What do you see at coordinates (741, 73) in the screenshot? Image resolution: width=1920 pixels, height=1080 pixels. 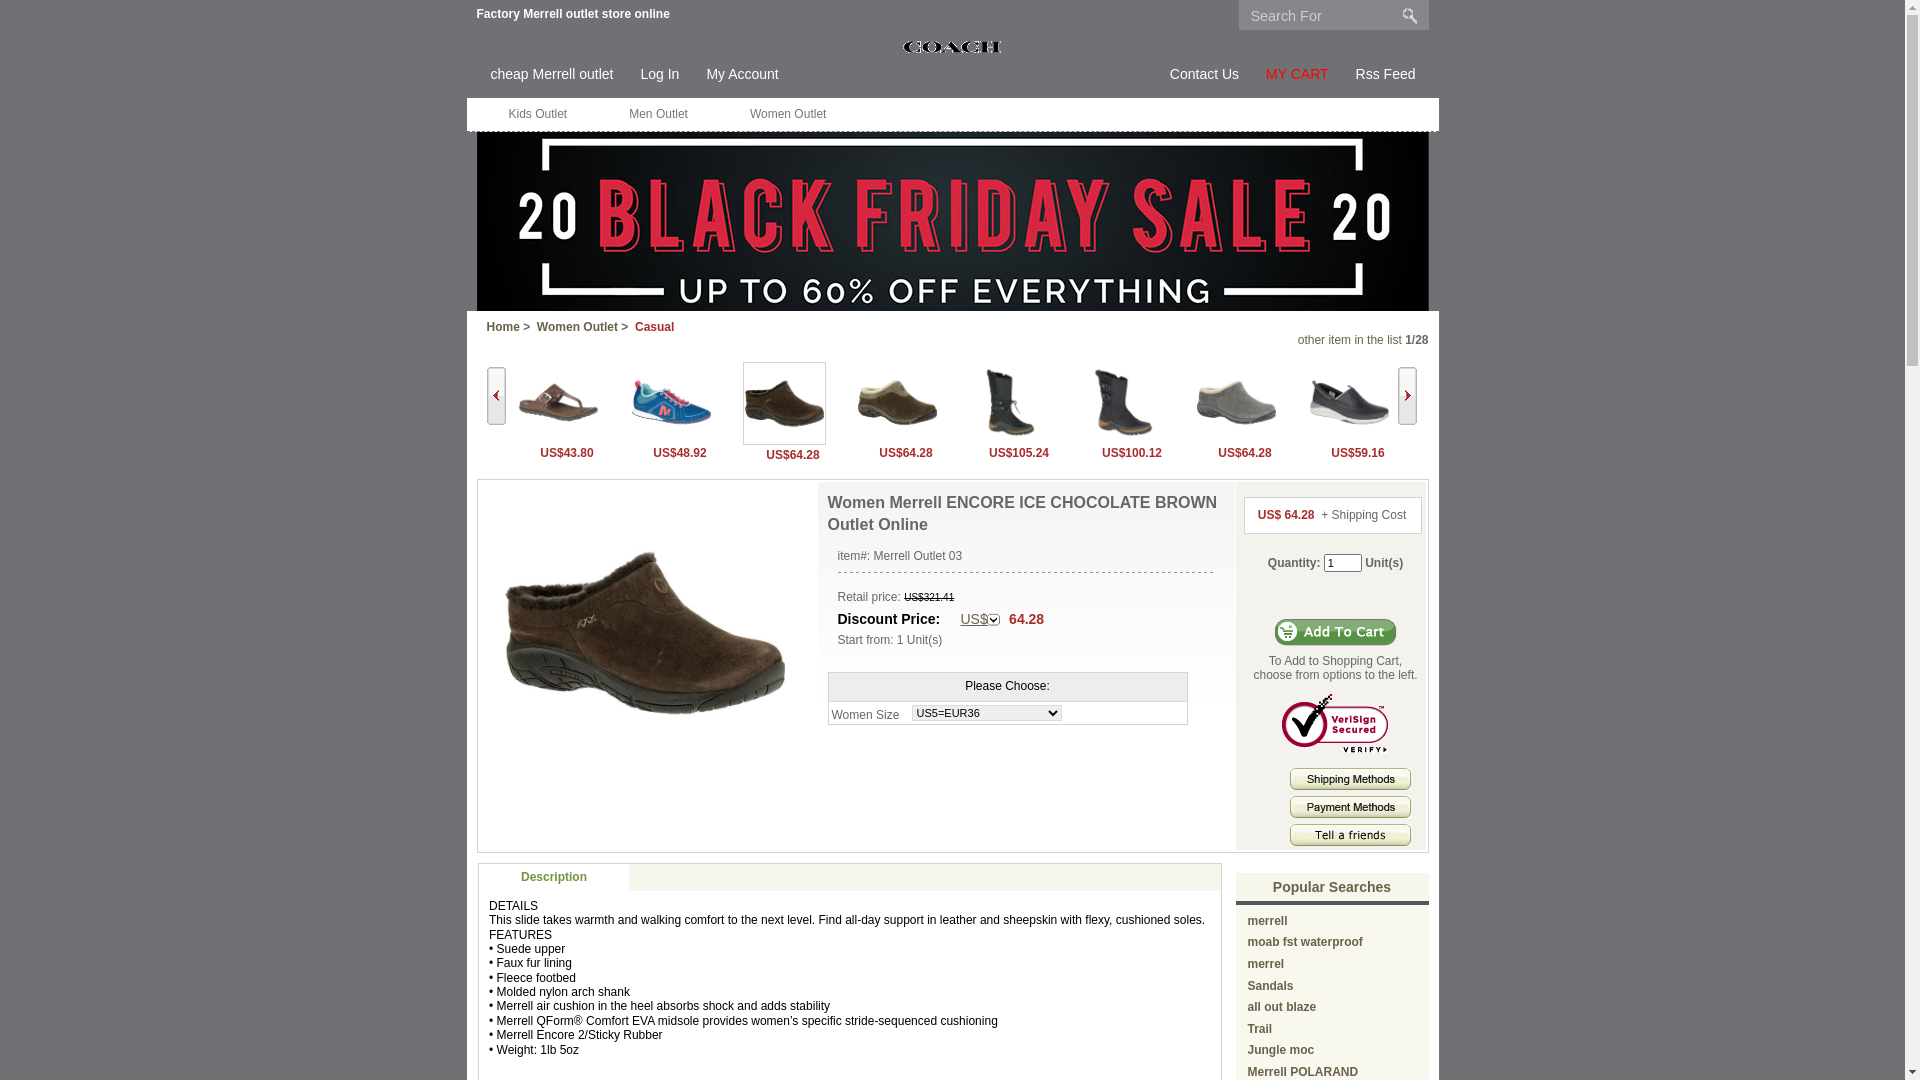 I see `'My Account'` at bounding box center [741, 73].